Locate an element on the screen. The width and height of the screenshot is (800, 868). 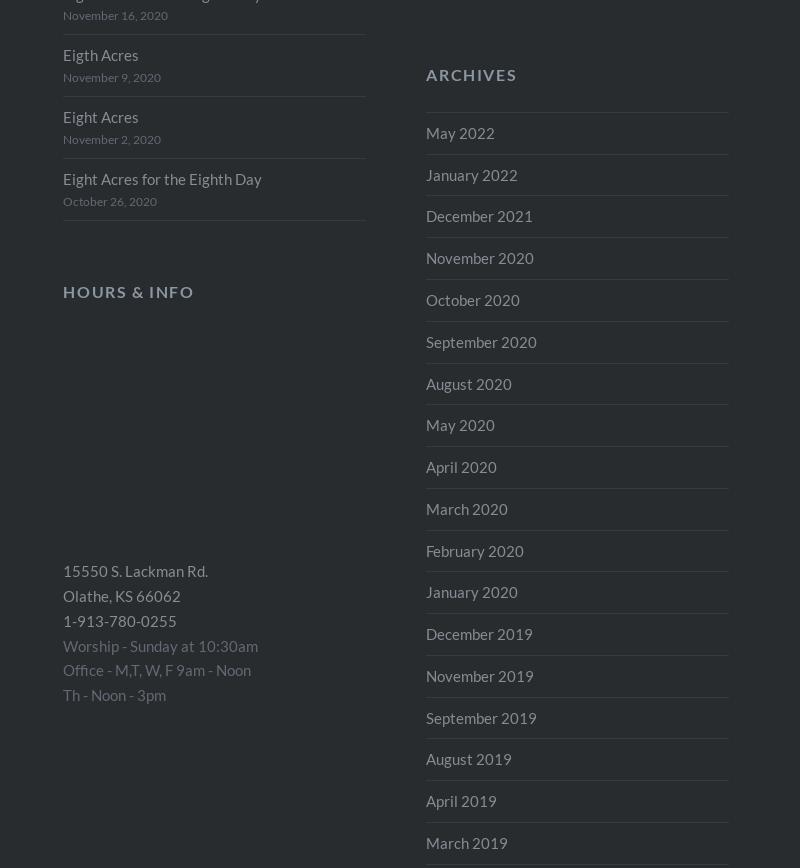
'Worship - Sunday at 10:30am' is located at coordinates (160, 645).